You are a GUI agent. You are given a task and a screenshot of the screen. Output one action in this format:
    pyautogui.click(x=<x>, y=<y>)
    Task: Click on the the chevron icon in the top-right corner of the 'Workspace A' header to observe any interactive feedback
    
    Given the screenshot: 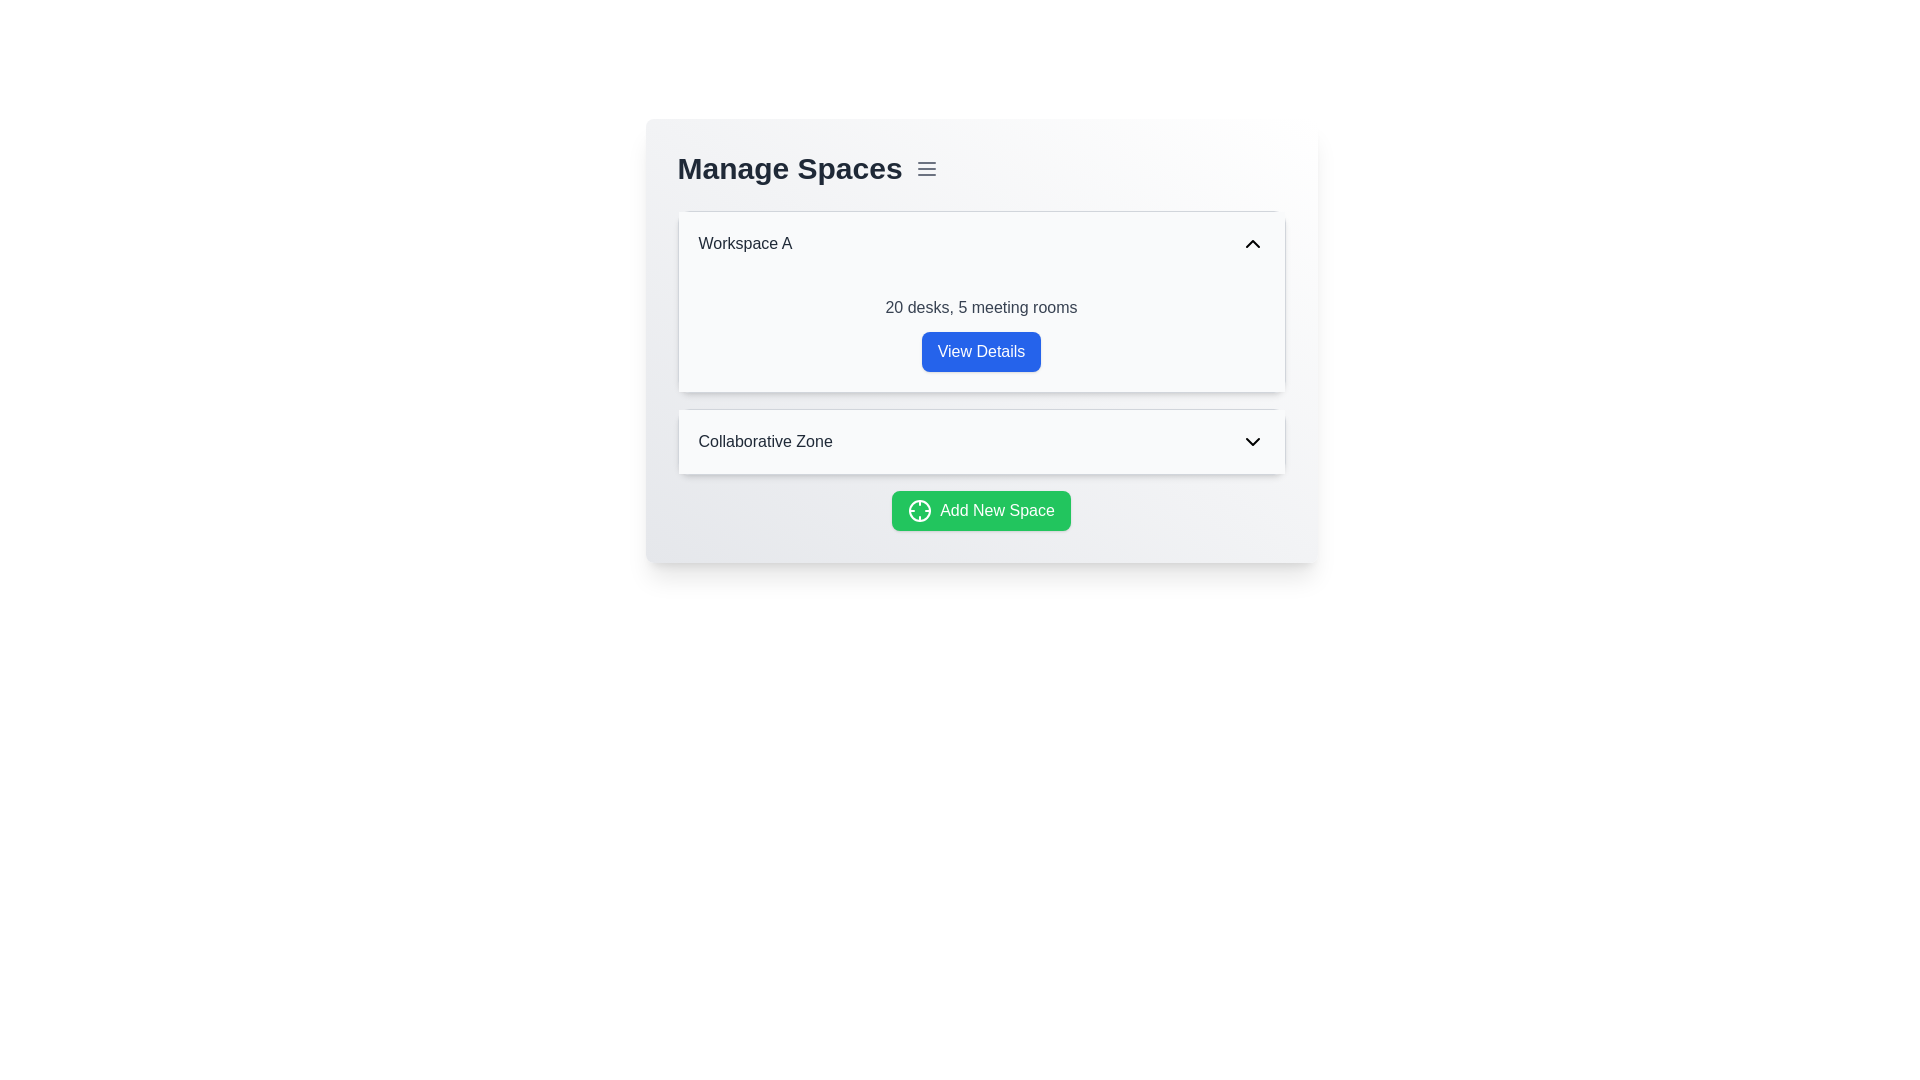 What is the action you would take?
    pyautogui.click(x=1251, y=242)
    